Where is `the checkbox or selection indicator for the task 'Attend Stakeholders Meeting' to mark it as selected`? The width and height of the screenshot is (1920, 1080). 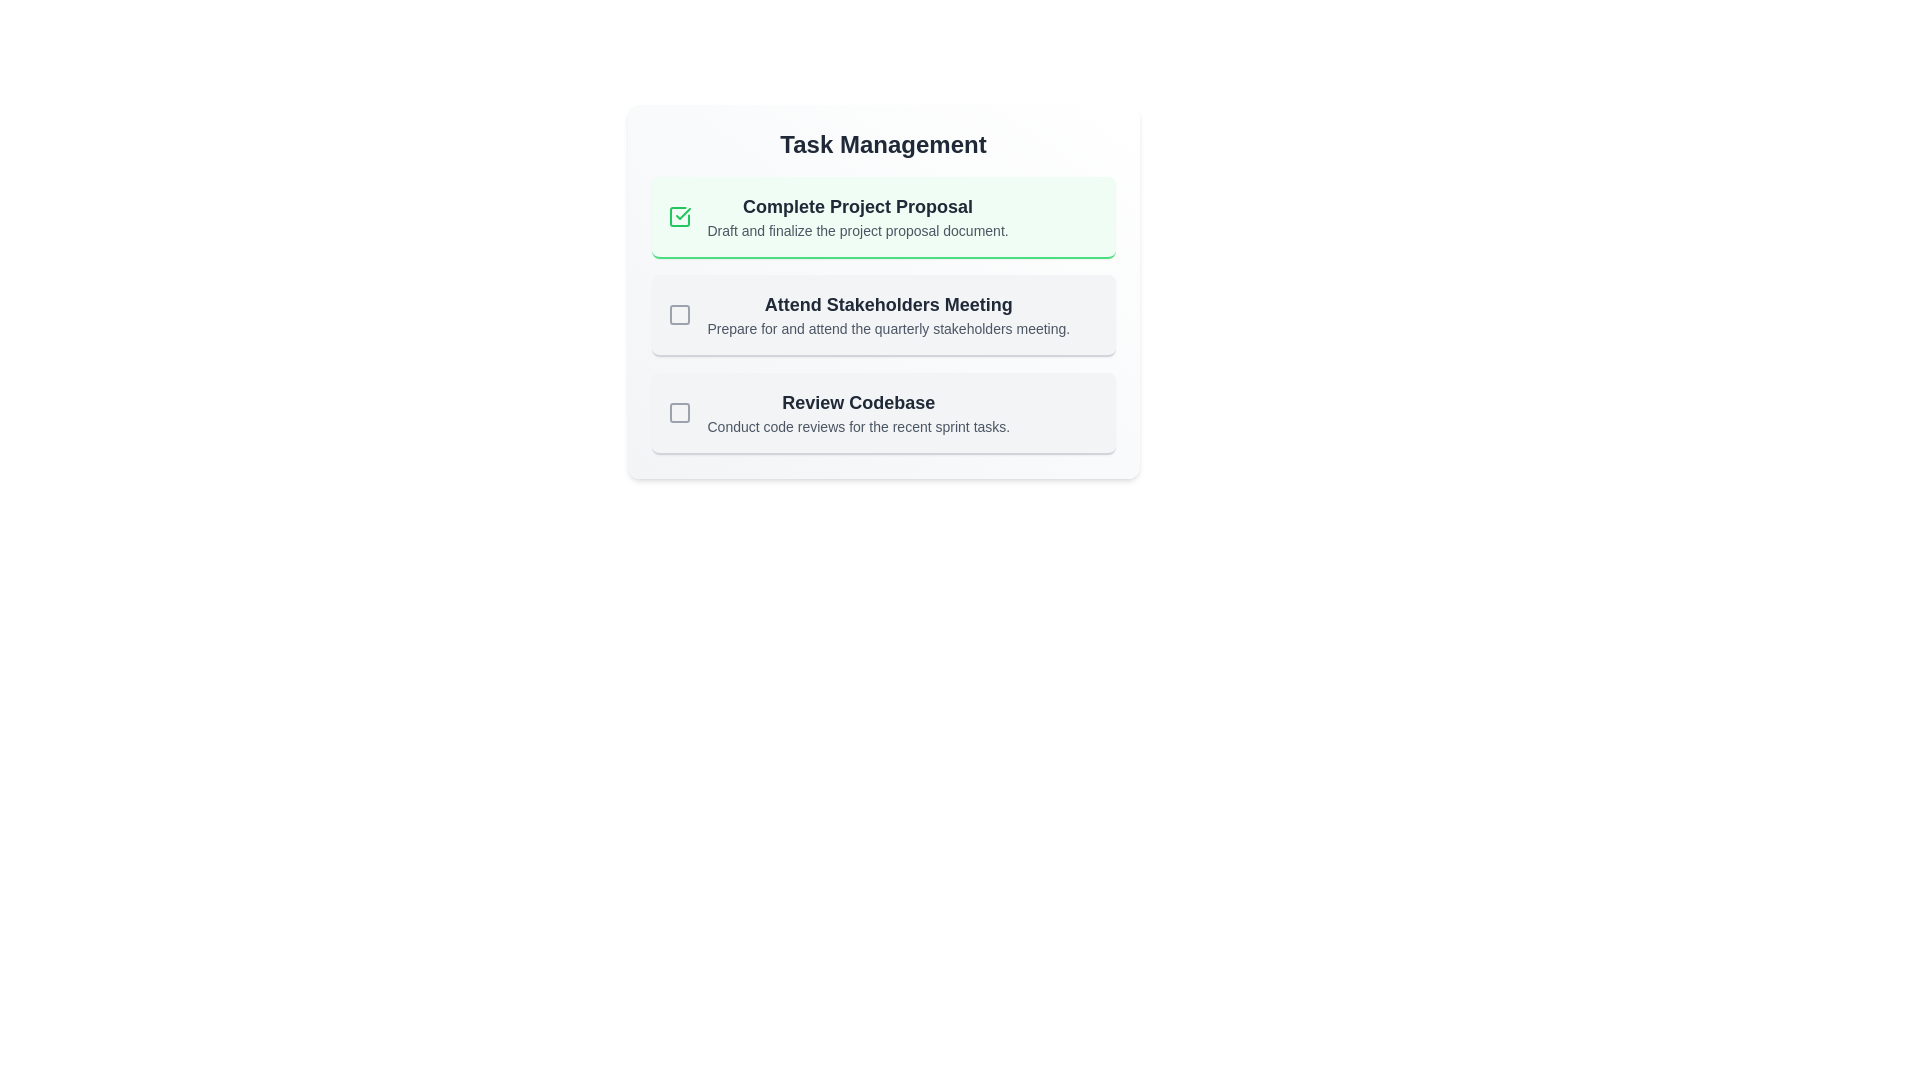 the checkbox or selection indicator for the task 'Attend Stakeholders Meeting' to mark it as selected is located at coordinates (679, 315).